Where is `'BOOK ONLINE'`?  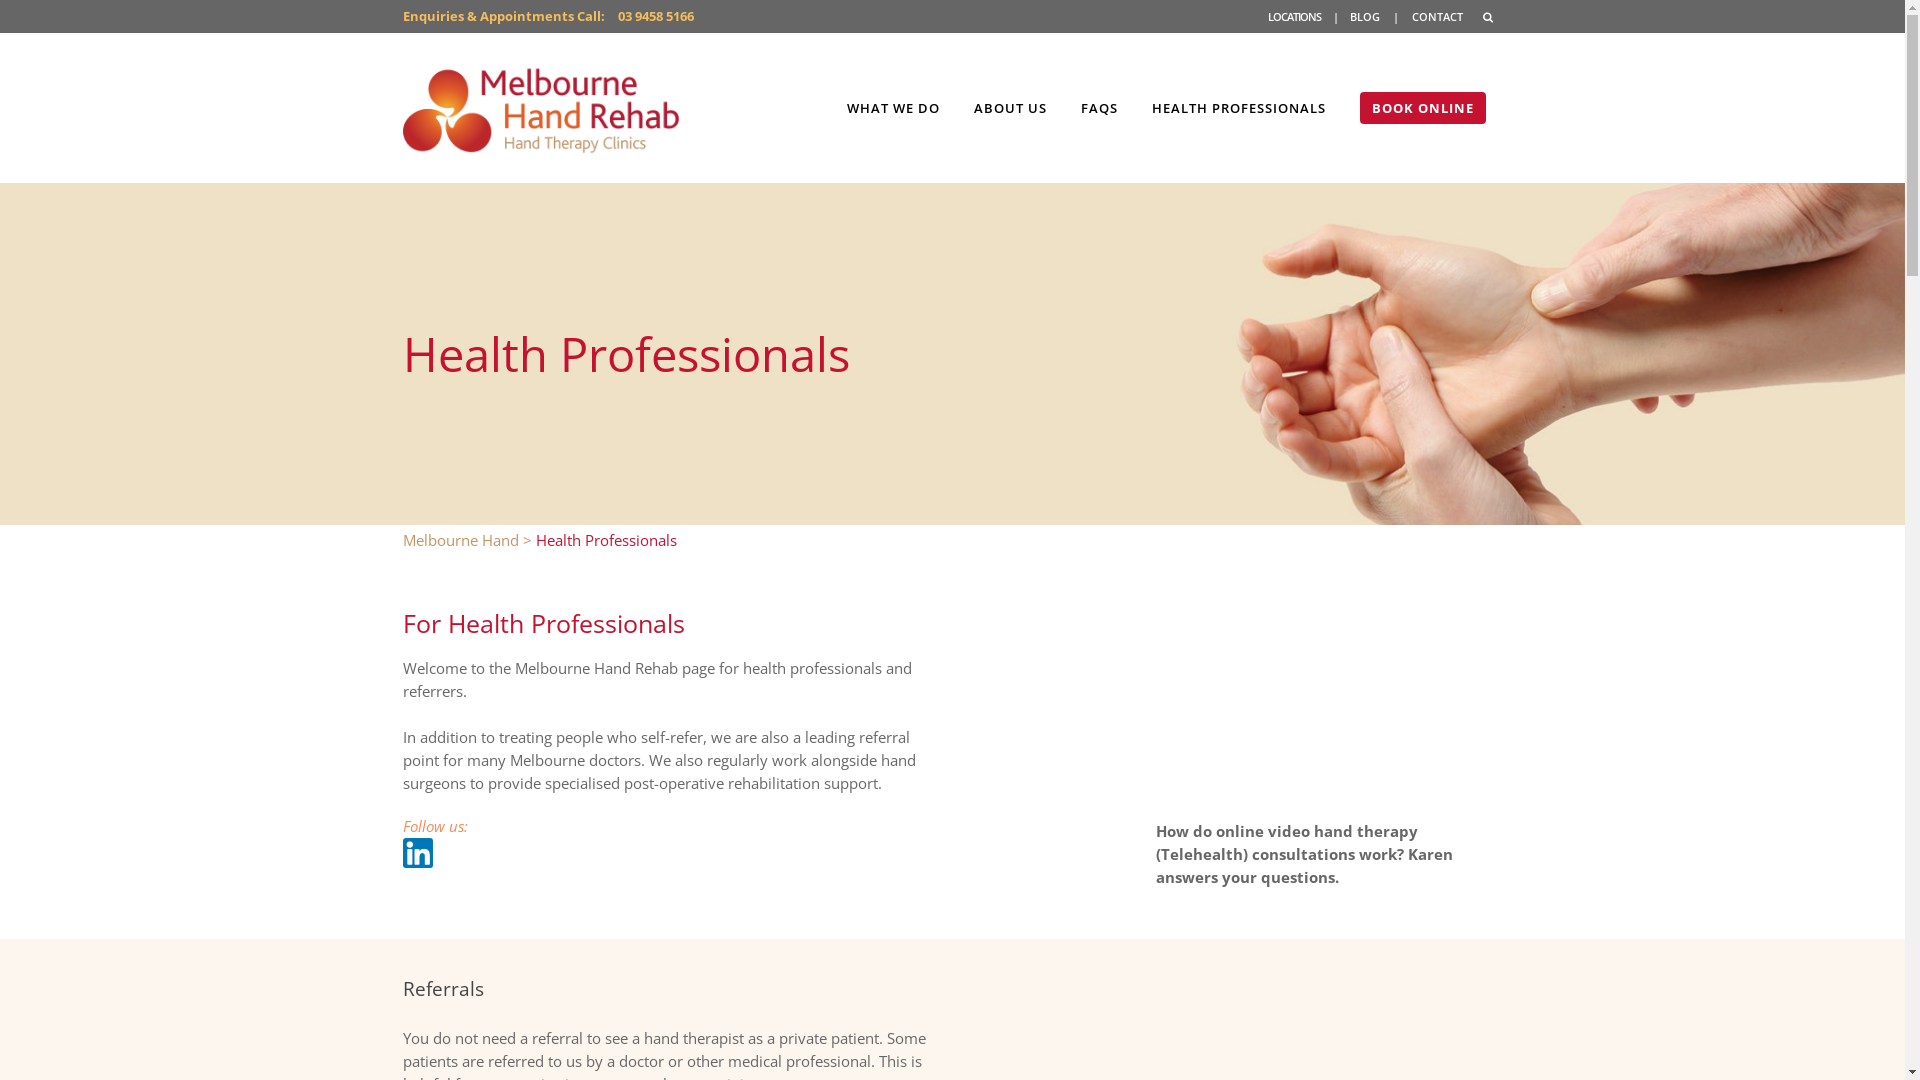 'BOOK ONLINE' is located at coordinates (1421, 108).